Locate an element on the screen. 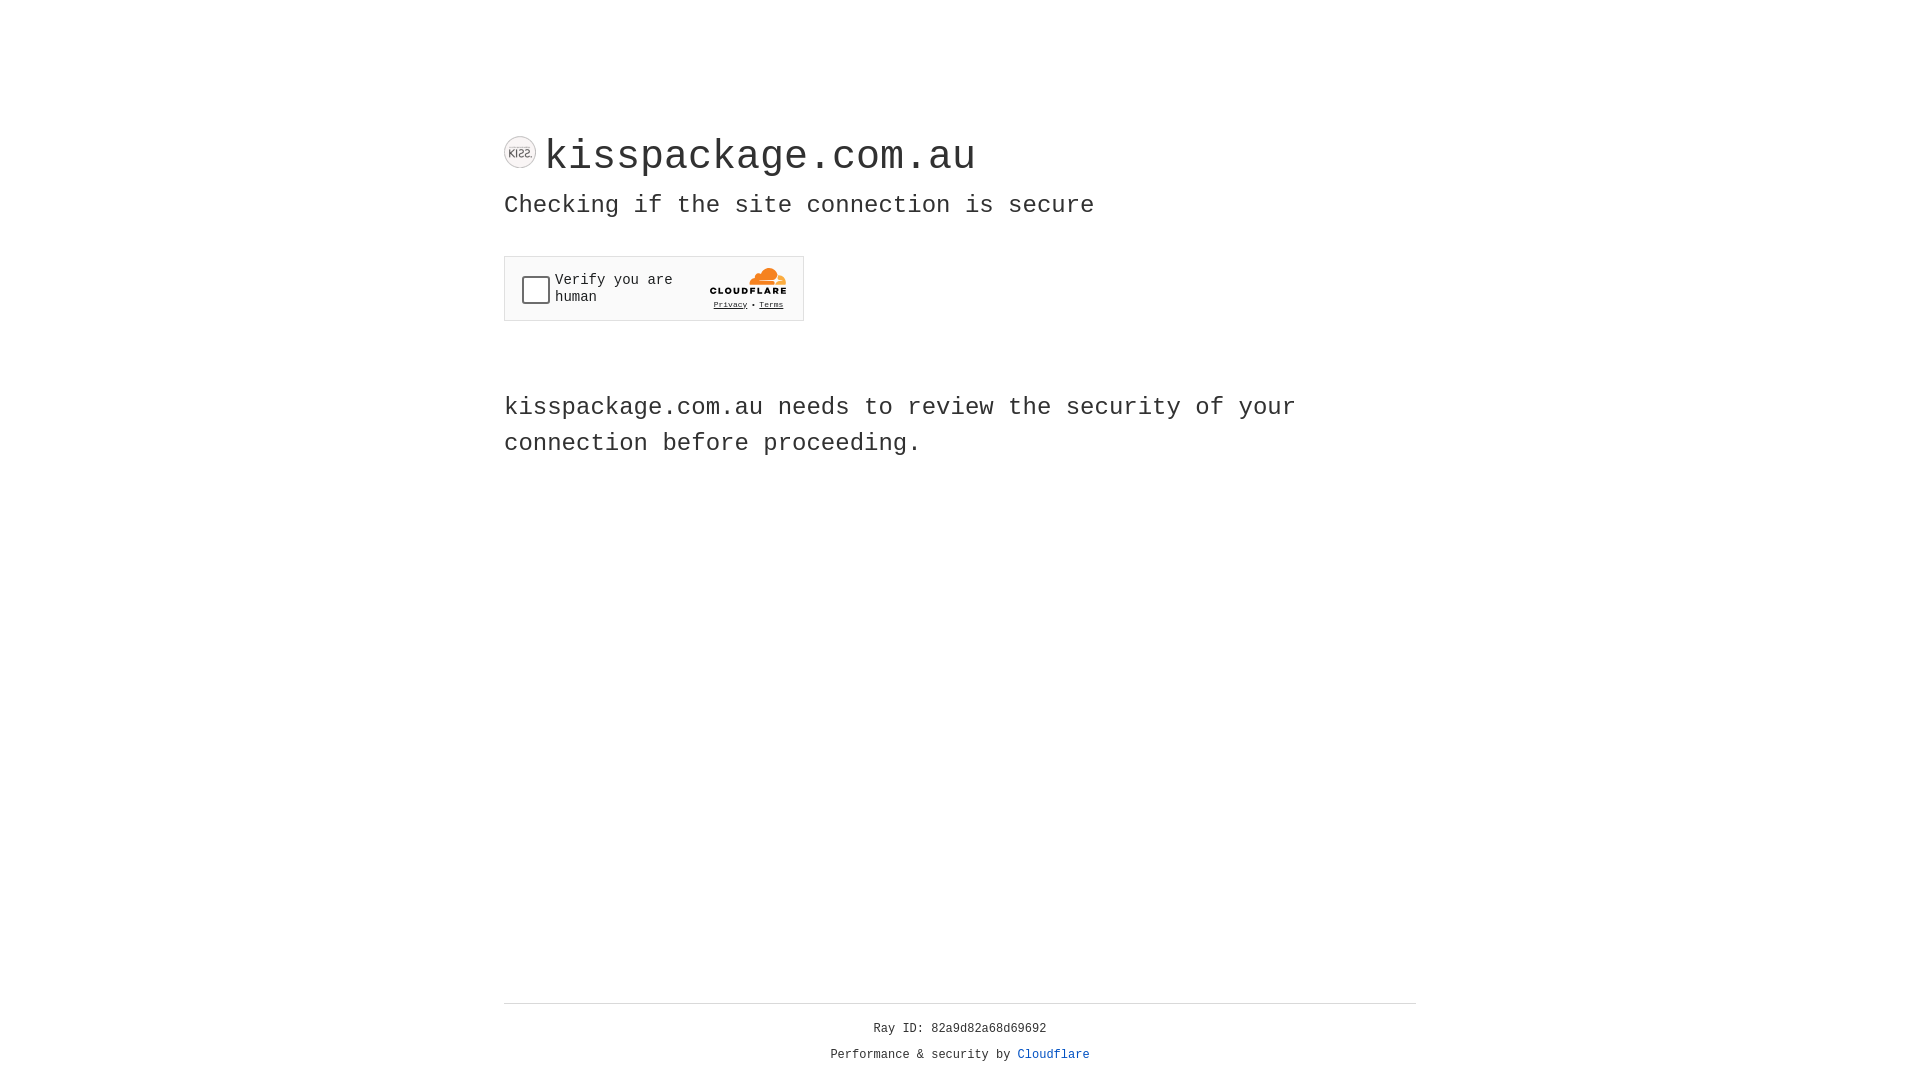  'Cloudflare' is located at coordinates (1053, 1054).